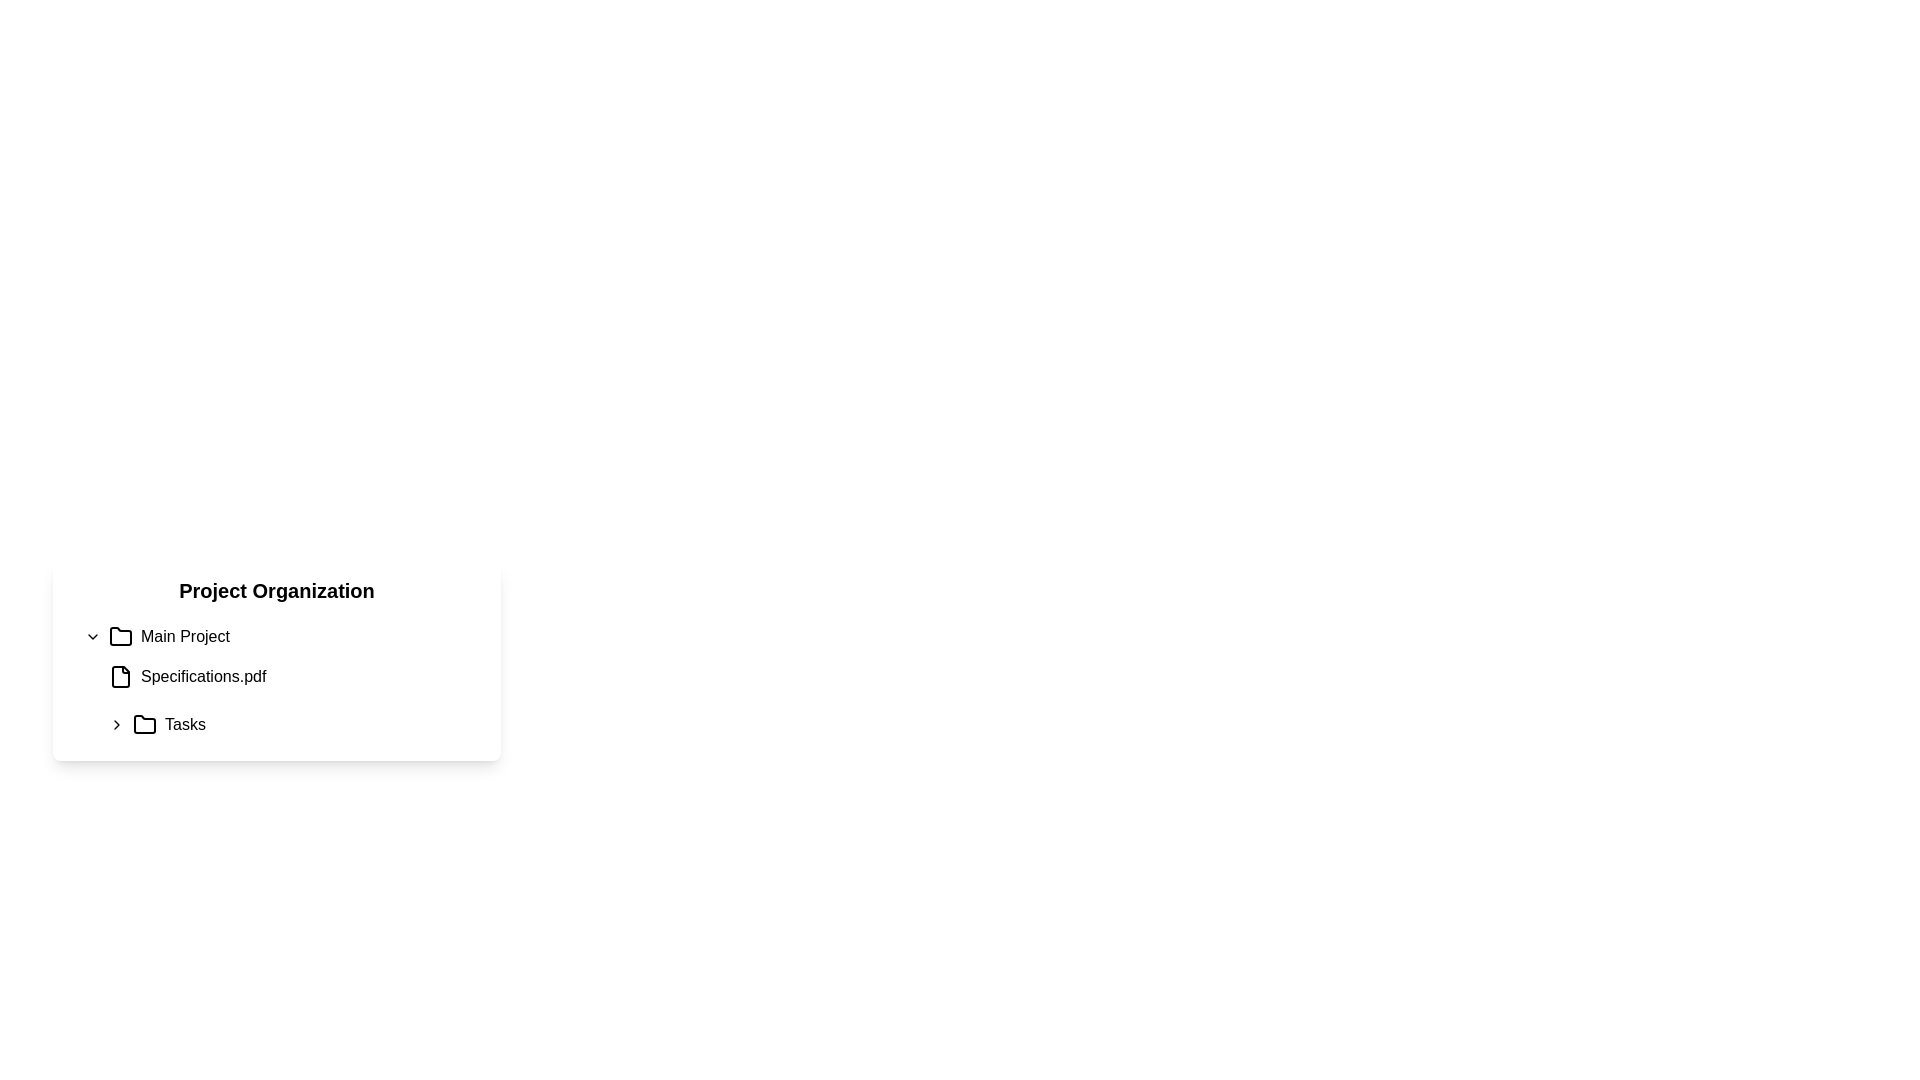  Describe the element at coordinates (291, 725) in the screenshot. I see `the list item representing the folder labeled 'Tasks' in the project navigation menu for additional information` at that location.